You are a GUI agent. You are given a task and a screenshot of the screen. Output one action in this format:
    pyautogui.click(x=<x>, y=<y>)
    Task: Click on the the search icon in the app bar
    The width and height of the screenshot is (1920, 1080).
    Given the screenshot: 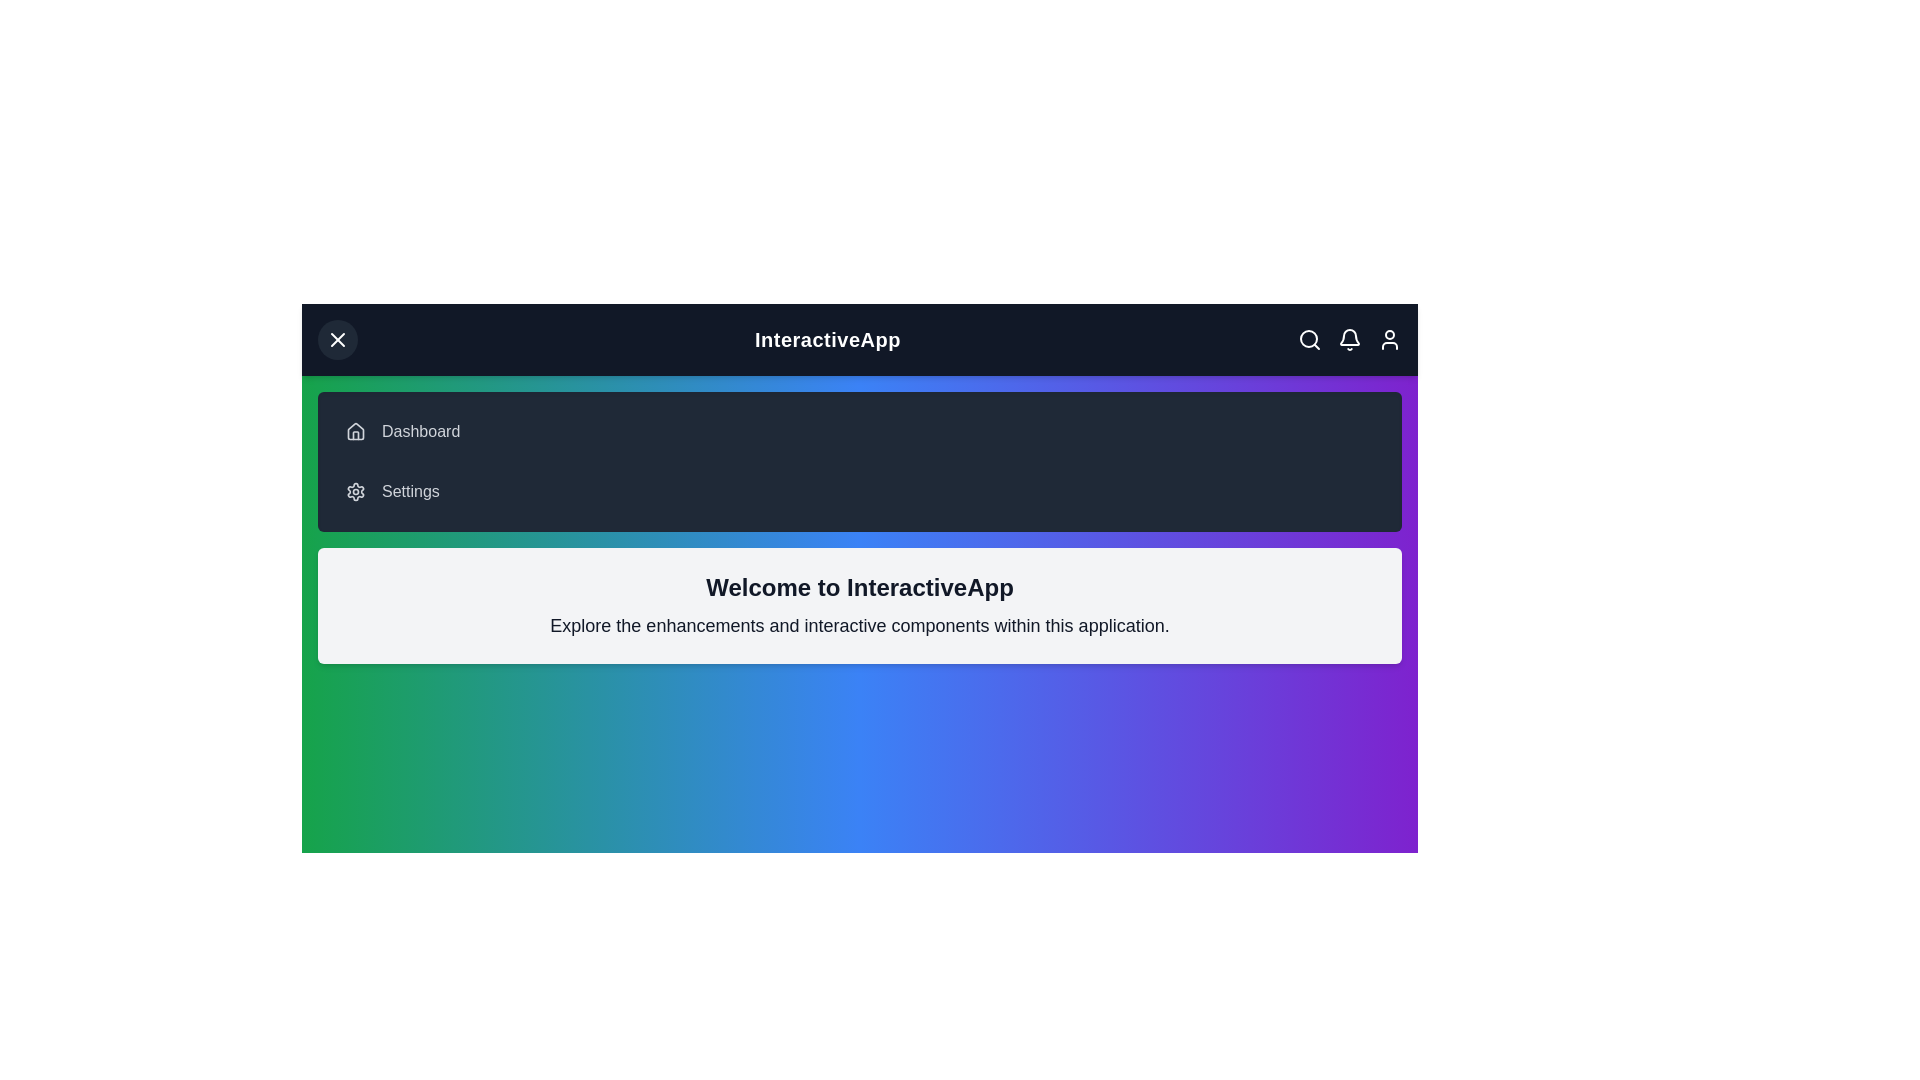 What is the action you would take?
    pyautogui.click(x=1310, y=338)
    